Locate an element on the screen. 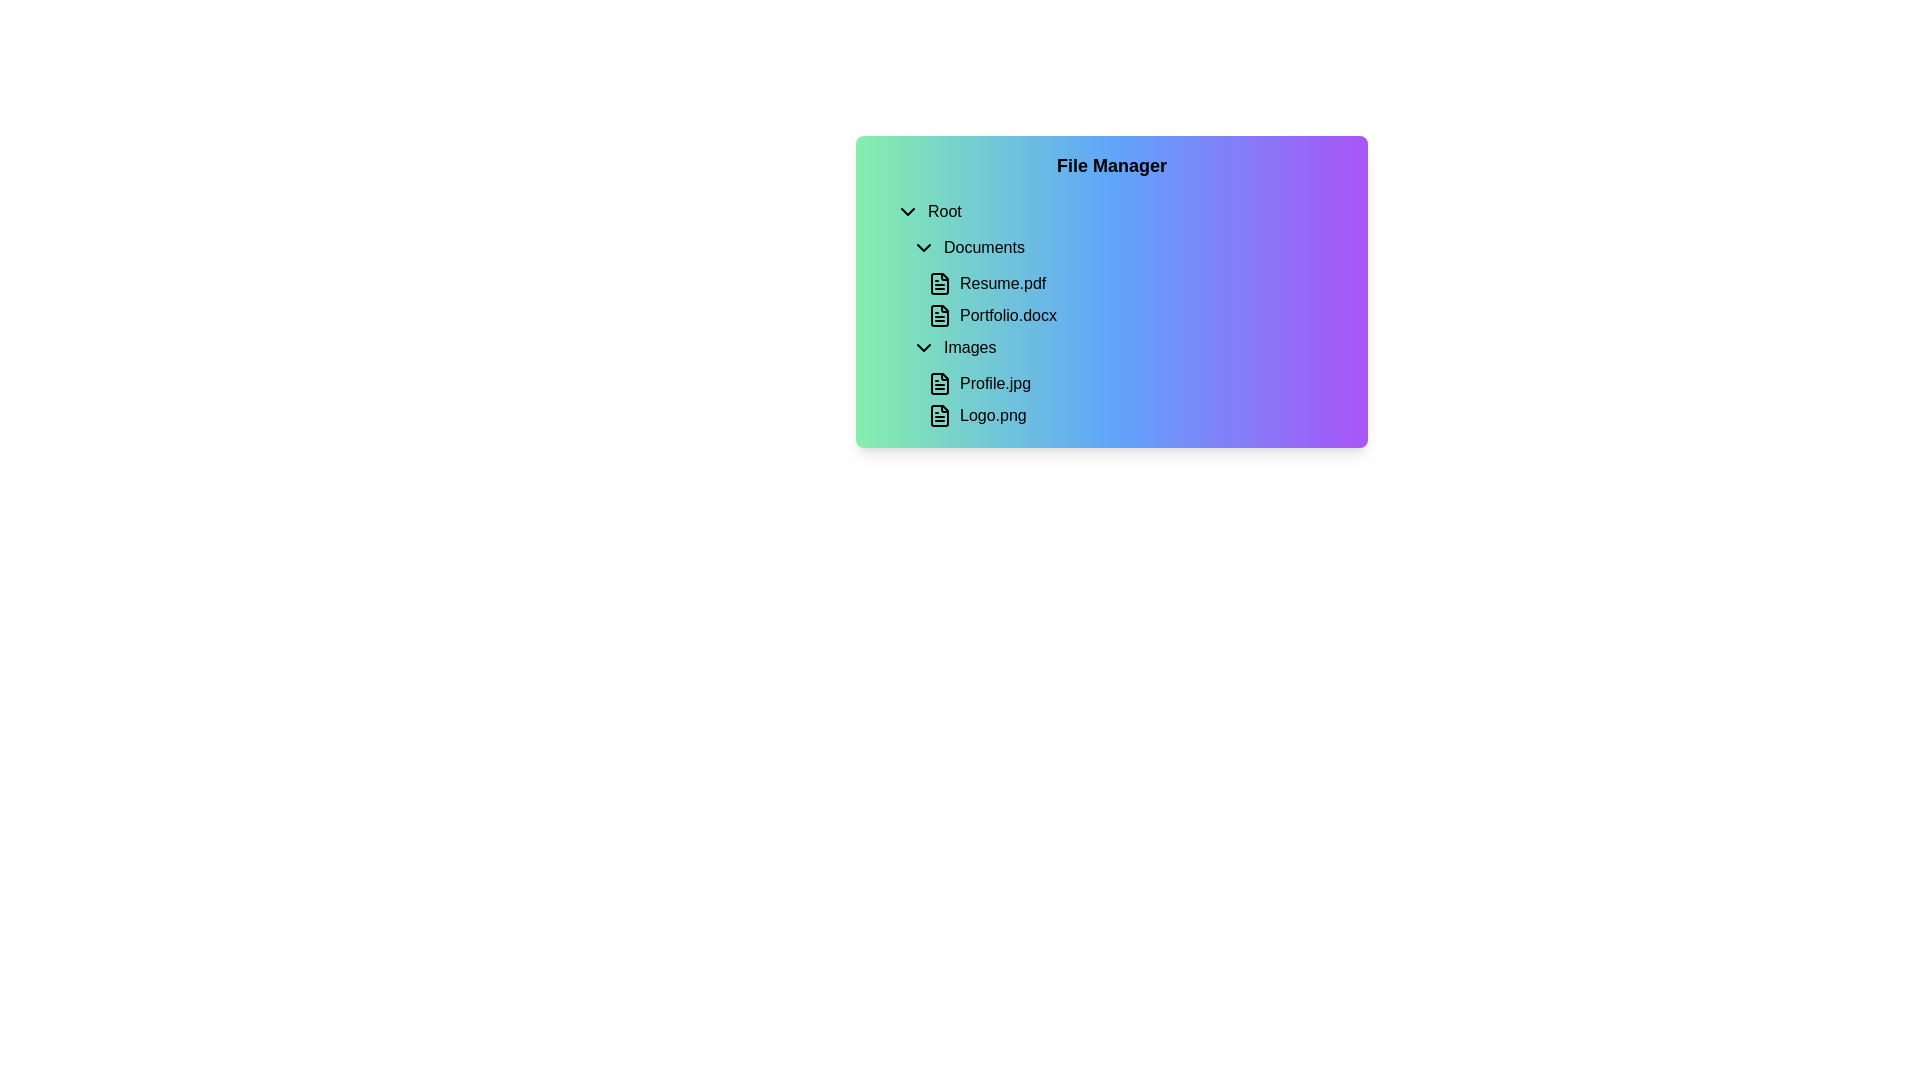 This screenshot has width=1920, height=1080. the 'Resume.pdf' text label, which is bold and located next to a file icon in the 'File Manager' panel is located at coordinates (1003, 284).